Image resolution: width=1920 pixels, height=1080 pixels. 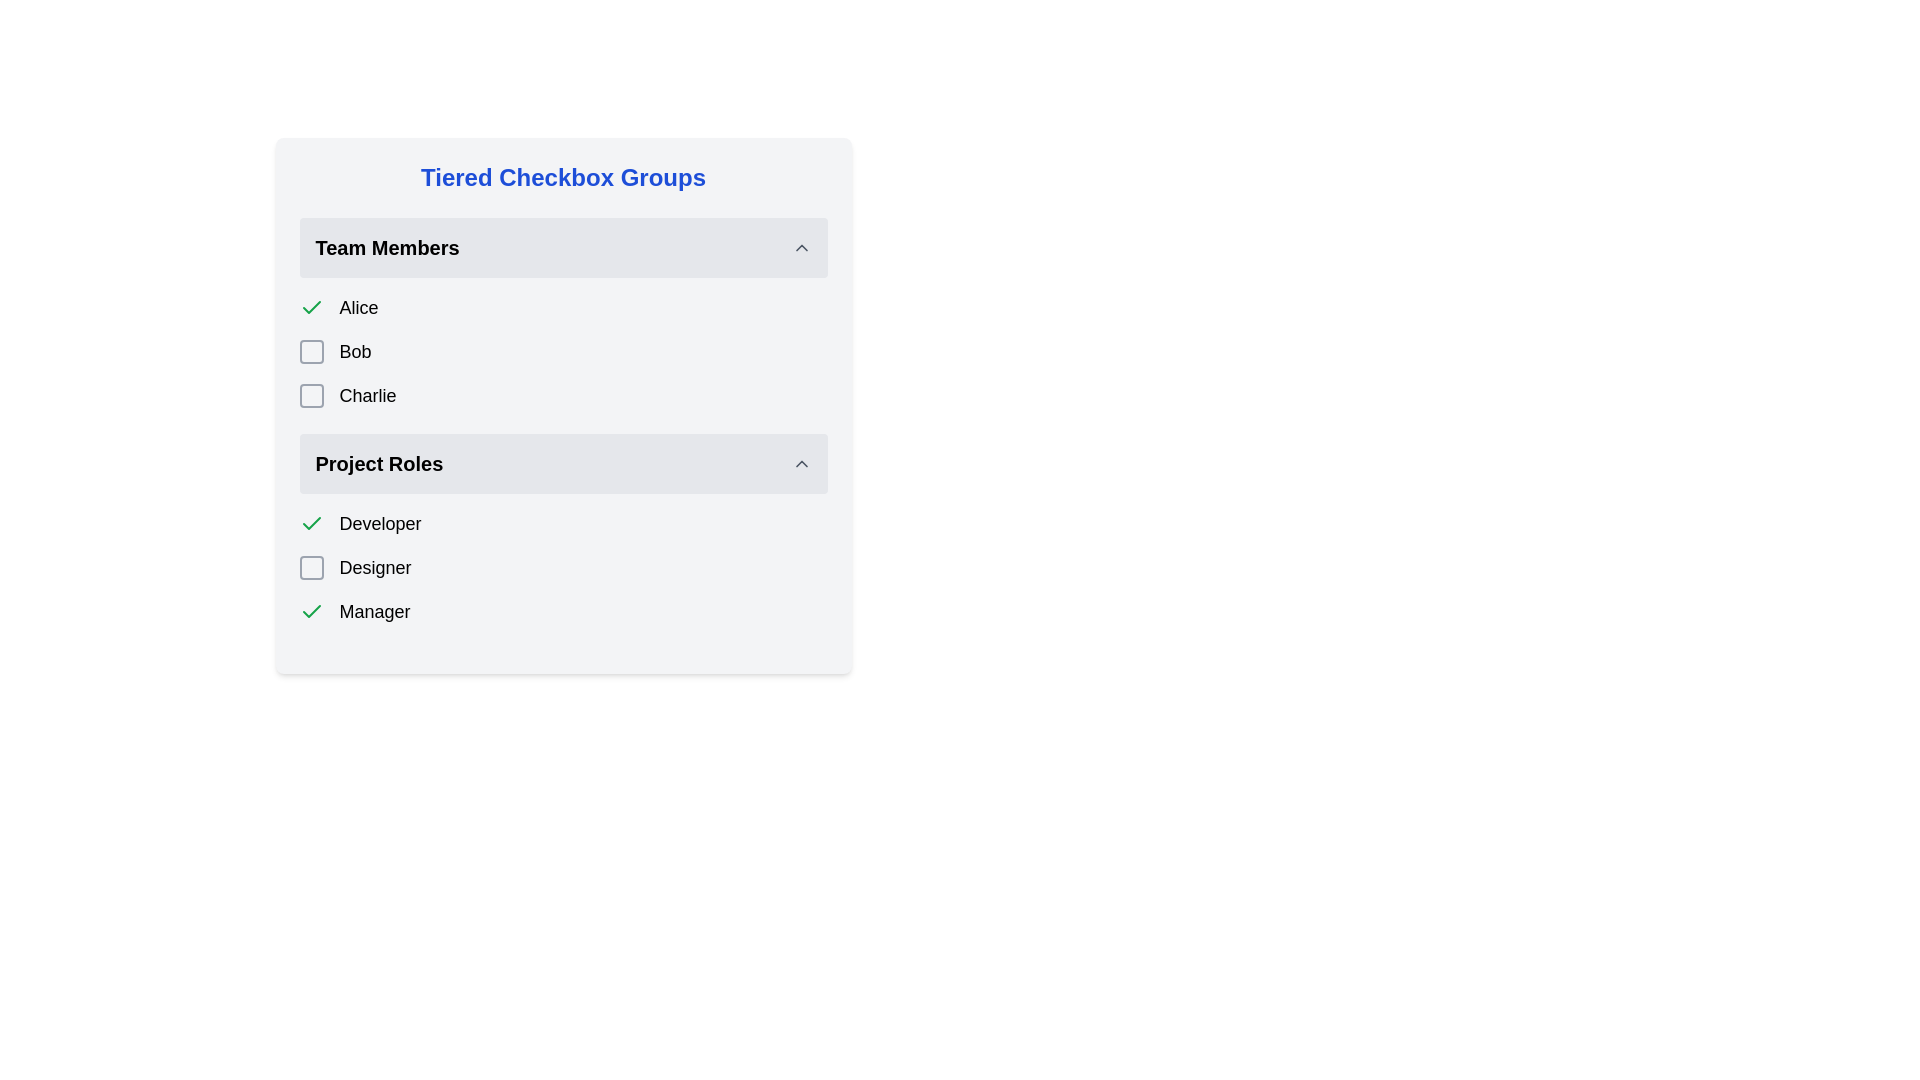 What do you see at coordinates (562, 350) in the screenshot?
I see `the checkbox next to a team member's name in the 'Team Members' checkbox group` at bounding box center [562, 350].